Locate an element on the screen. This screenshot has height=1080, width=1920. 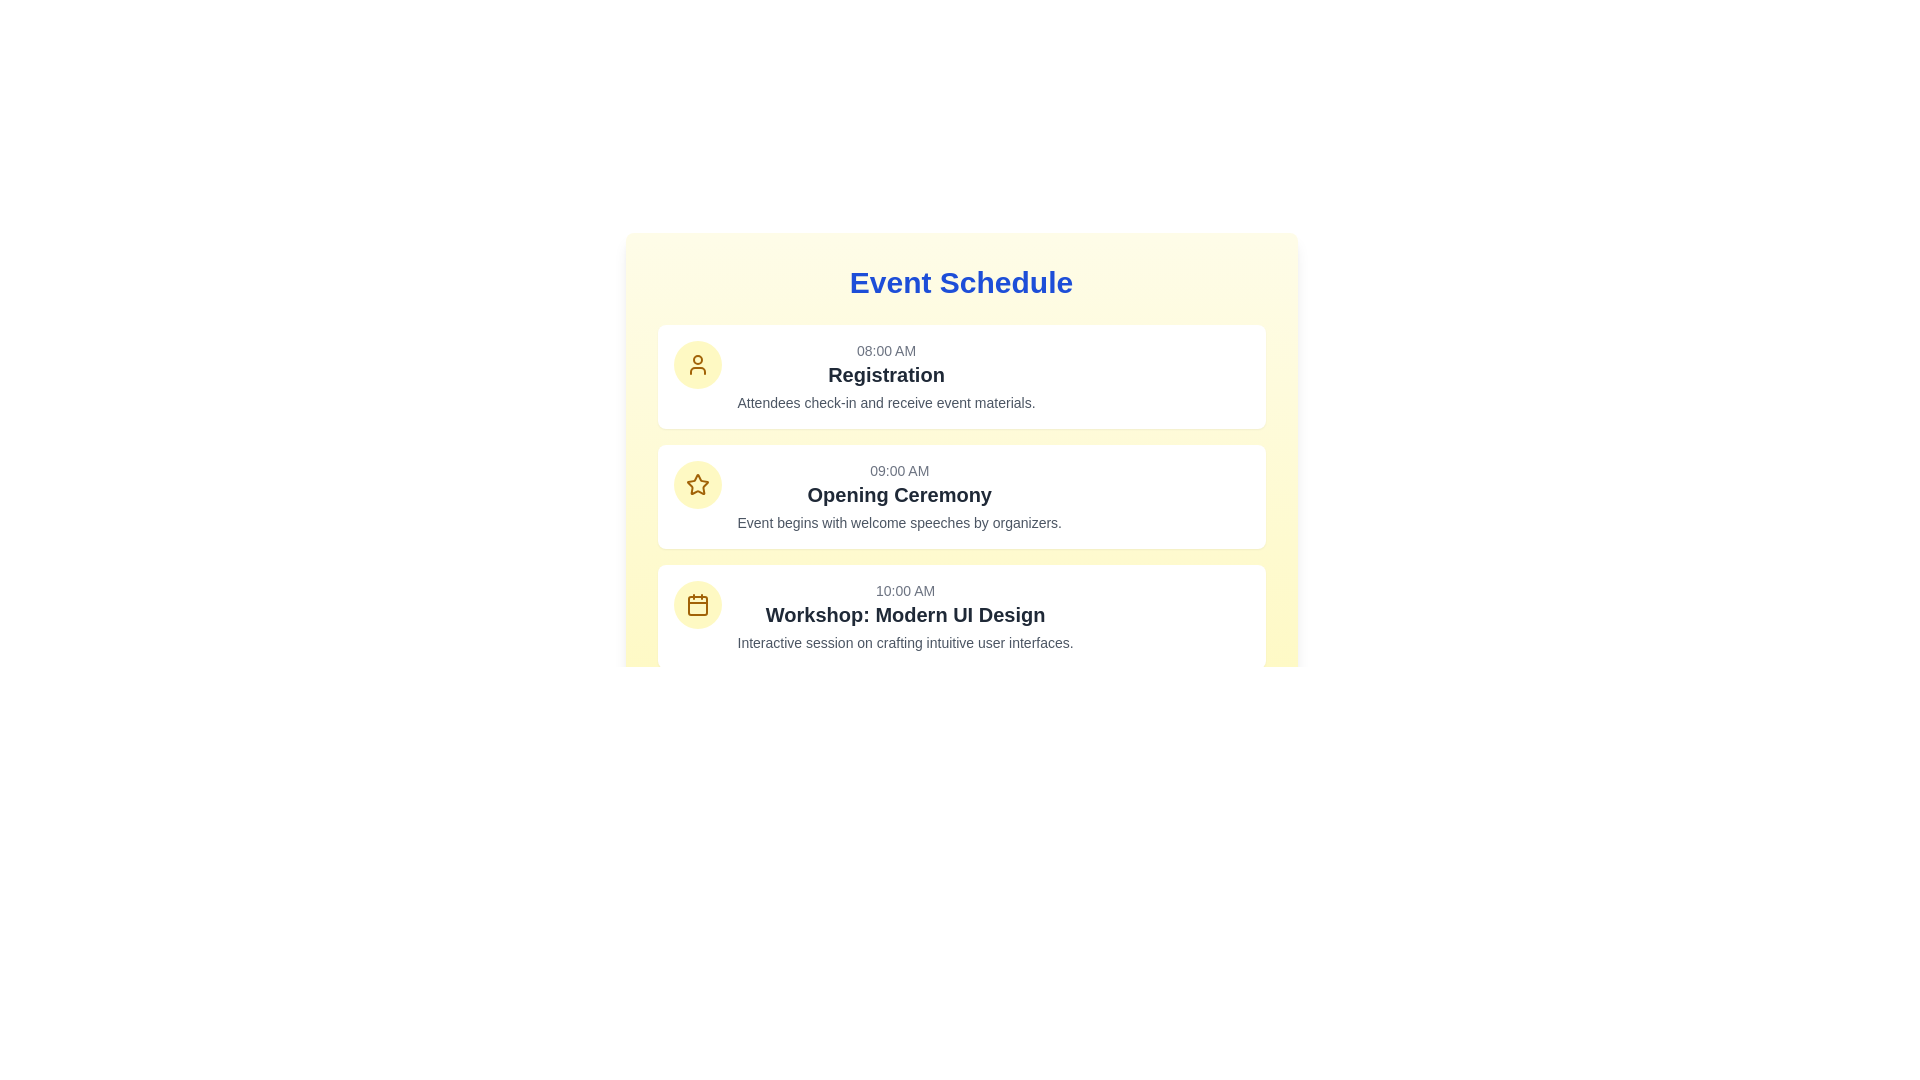
the calendar icon representing the event 'Workshop: Modern UI Design' located in the third row of the event schedule is located at coordinates (697, 604).